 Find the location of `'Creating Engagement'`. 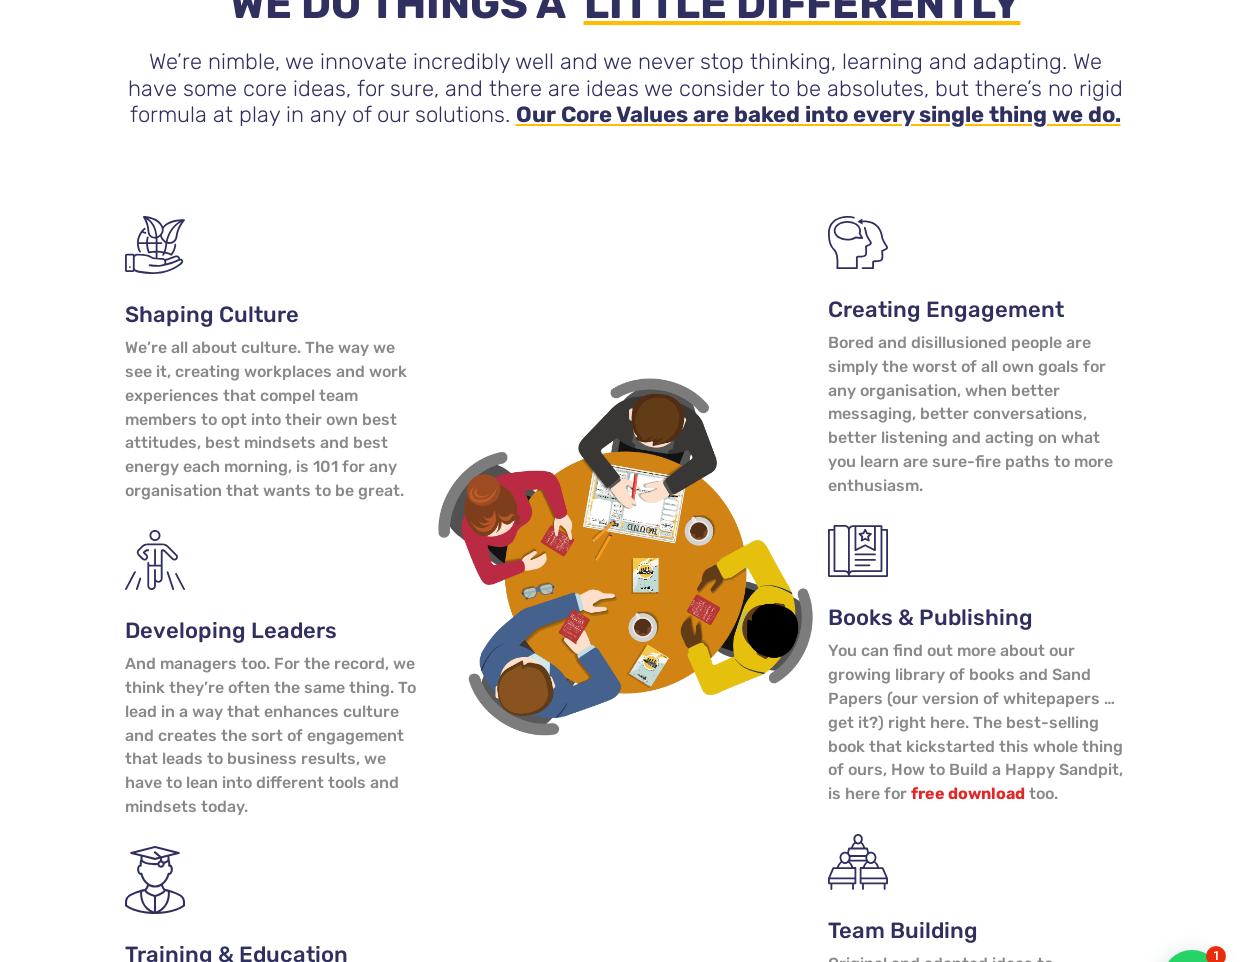

'Creating Engagement' is located at coordinates (945, 308).